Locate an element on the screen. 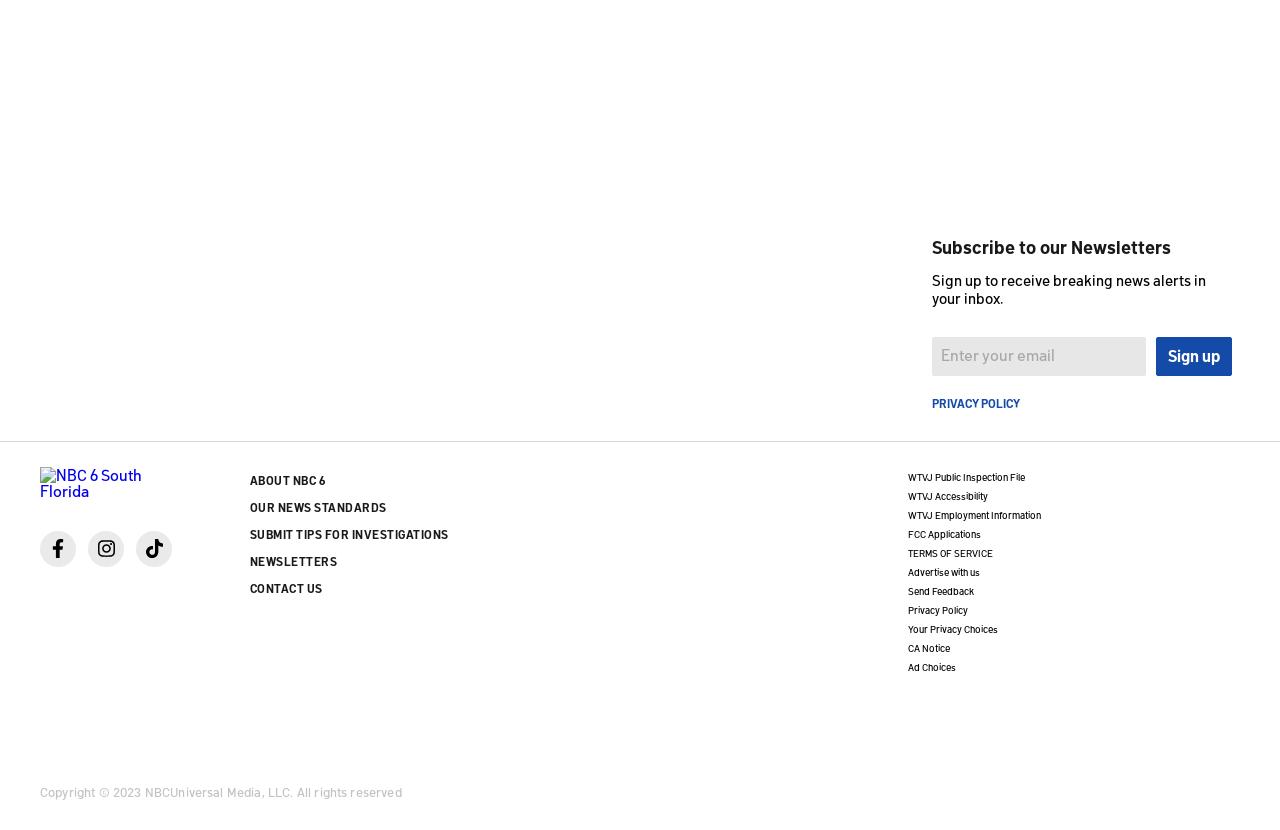 Image resolution: width=1280 pixels, height=830 pixels. 'Our News Standards' is located at coordinates (316, 505).